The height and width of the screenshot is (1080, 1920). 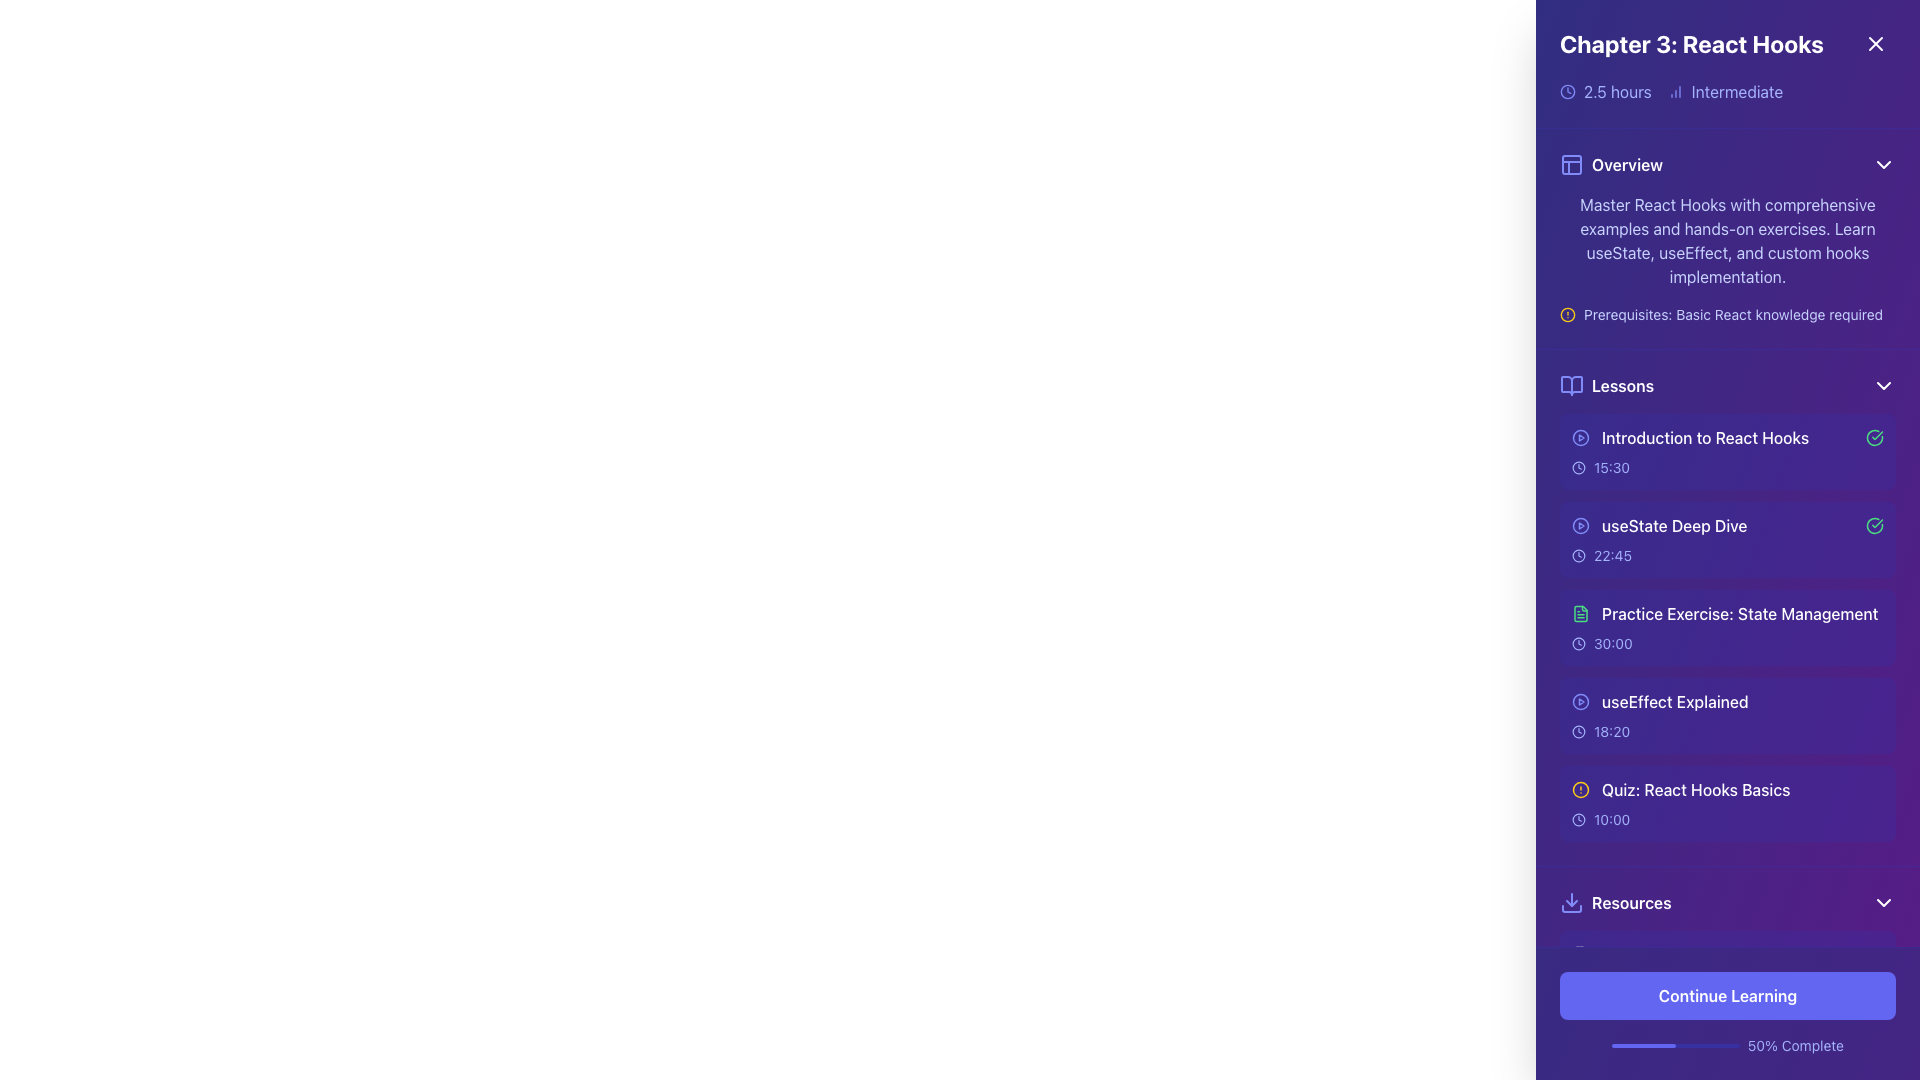 I want to click on the educational video lesson titled 'useEffect Explained' located in the 'Chapter 3: React Hooks' section, so click(x=1660, y=701).